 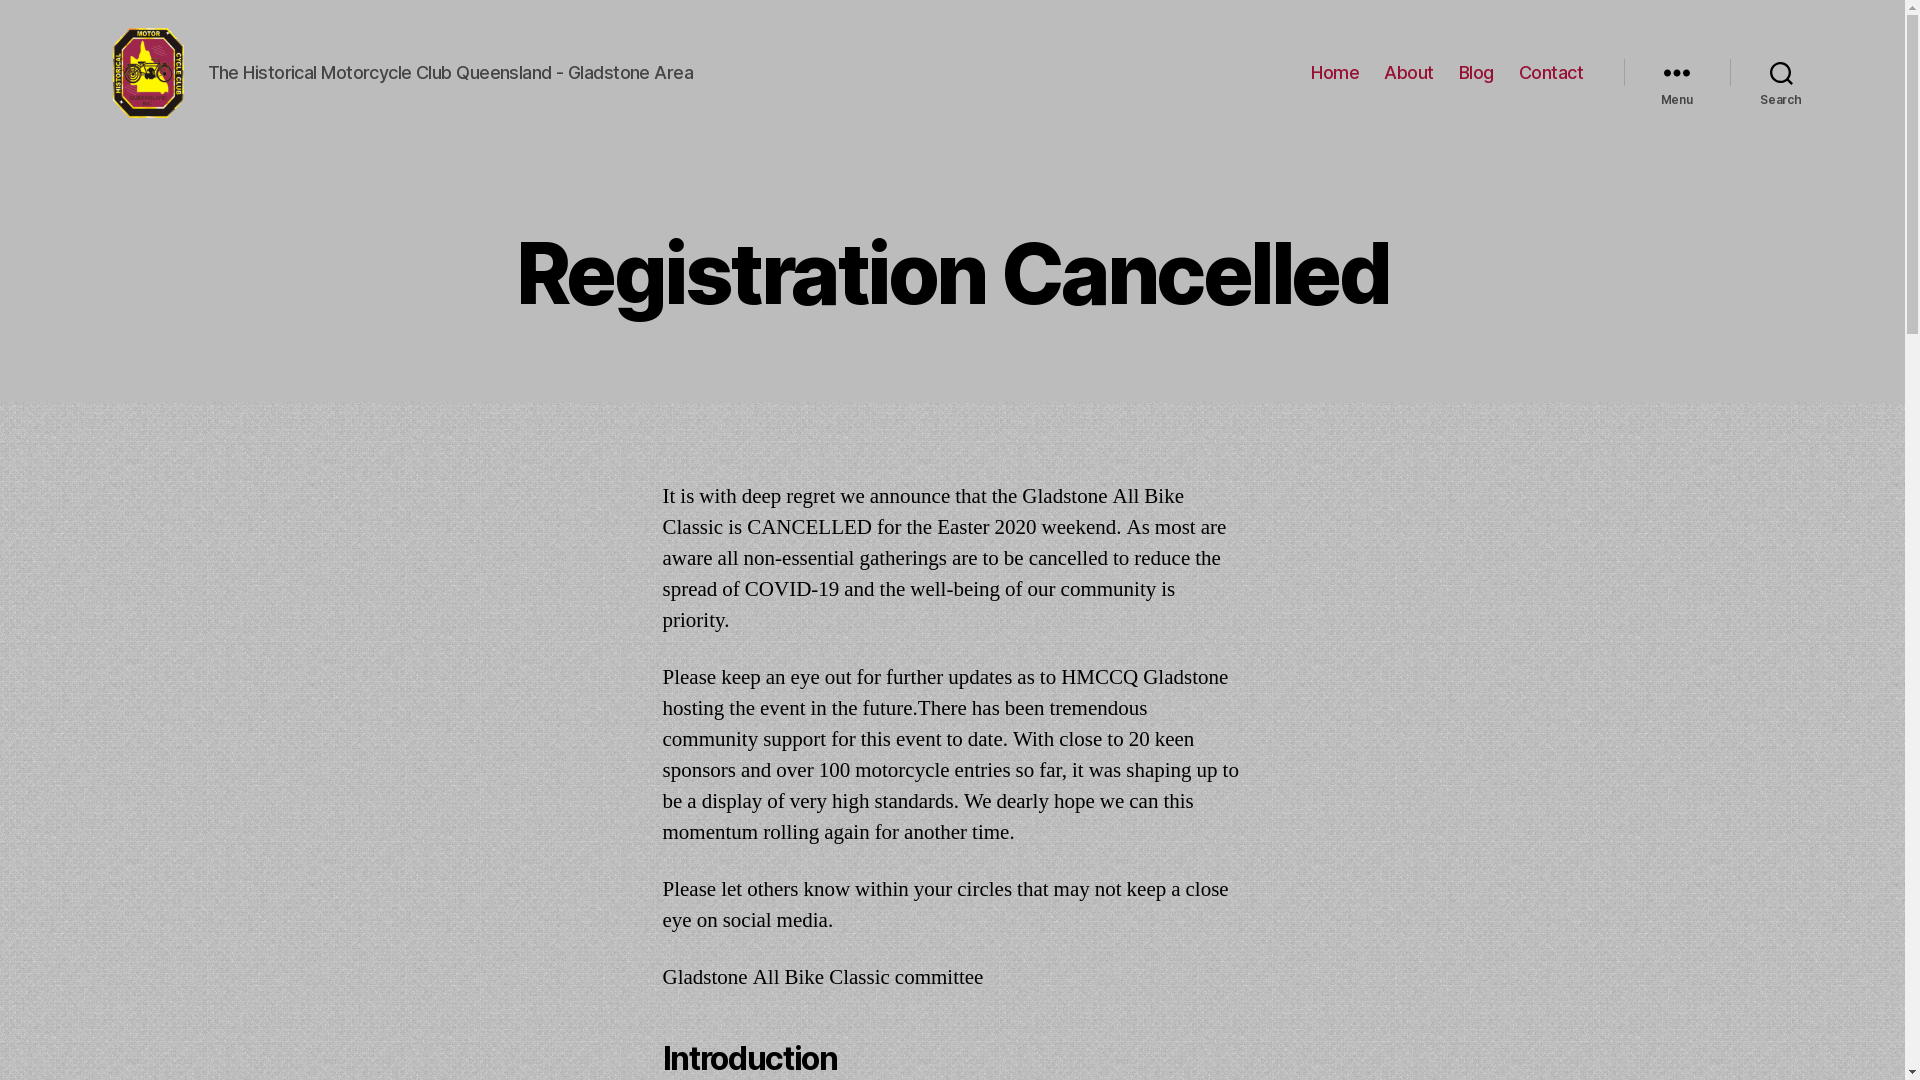 What do you see at coordinates (1310, 72) in the screenshot?
I see `'Home'` at bounding box center [1310, 72].